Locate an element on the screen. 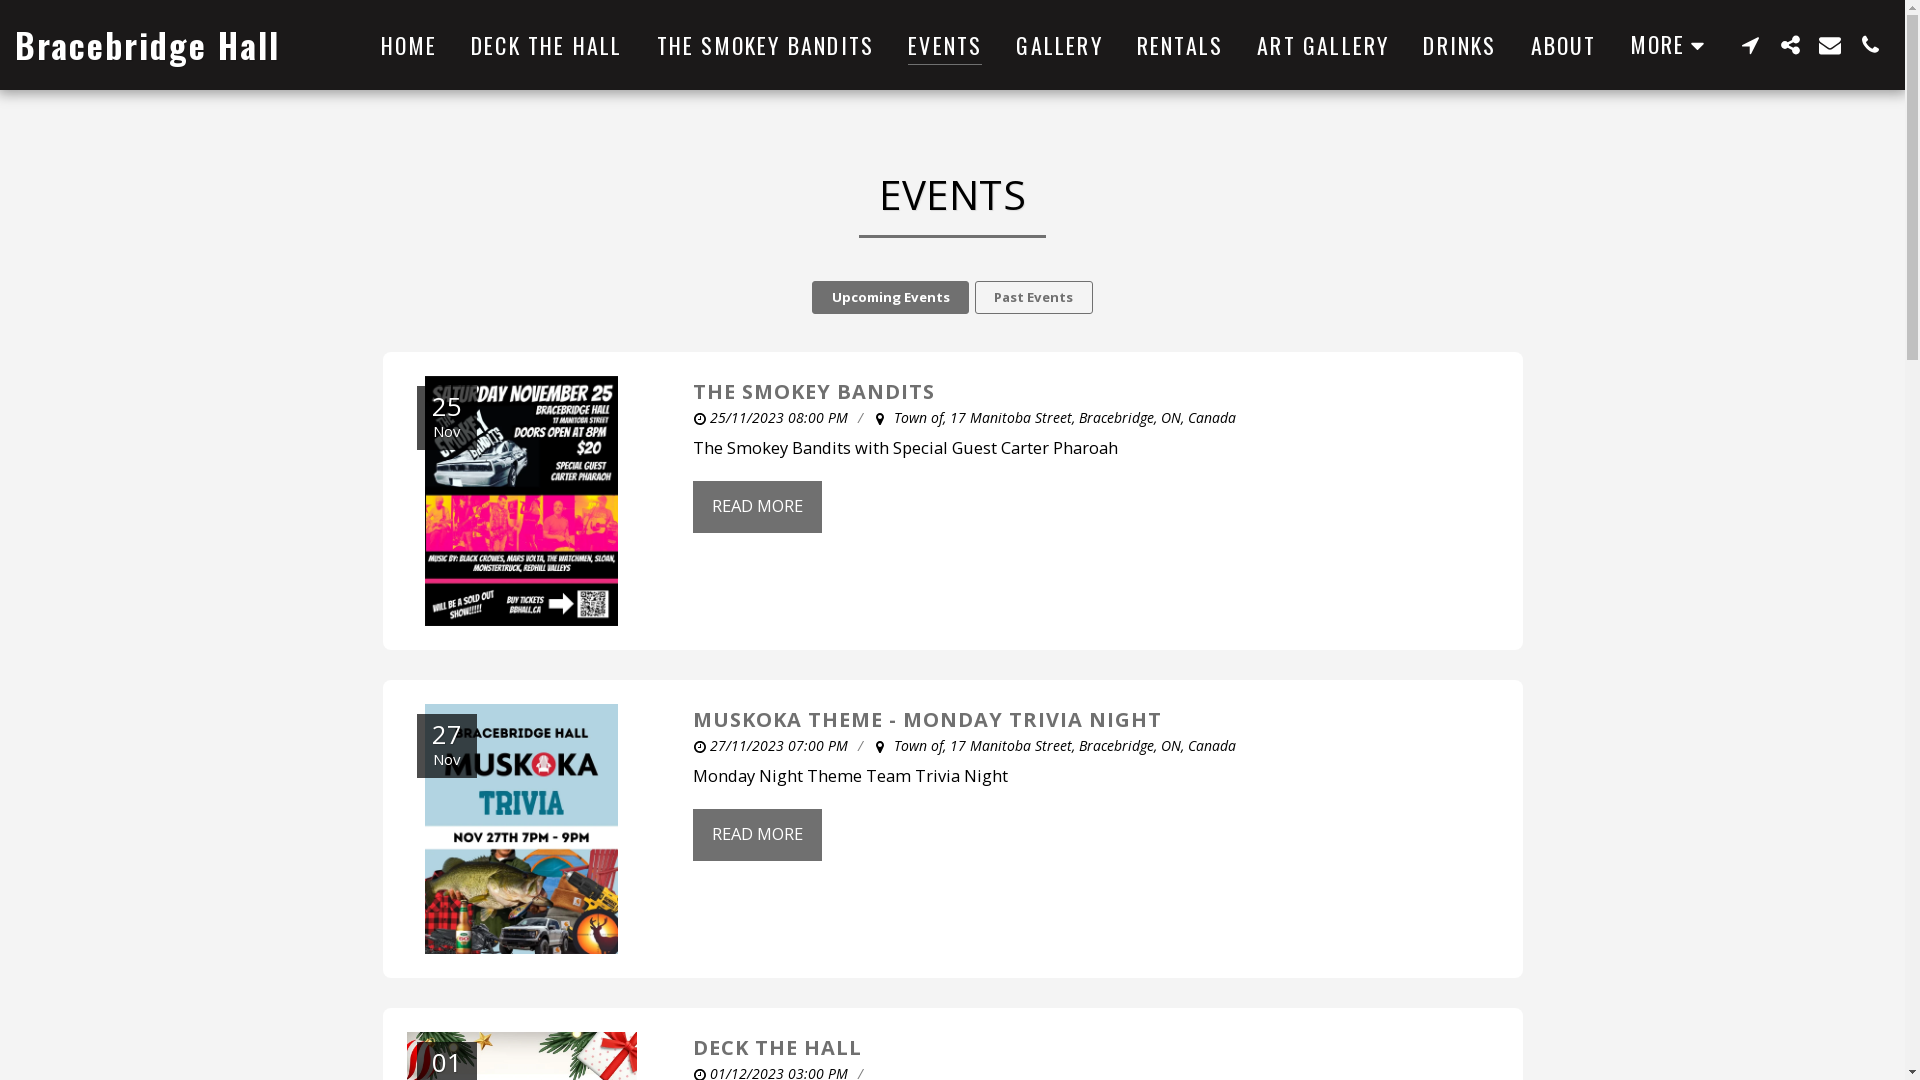  'Bracebridge Hall' is located at coordinates (14, 45).